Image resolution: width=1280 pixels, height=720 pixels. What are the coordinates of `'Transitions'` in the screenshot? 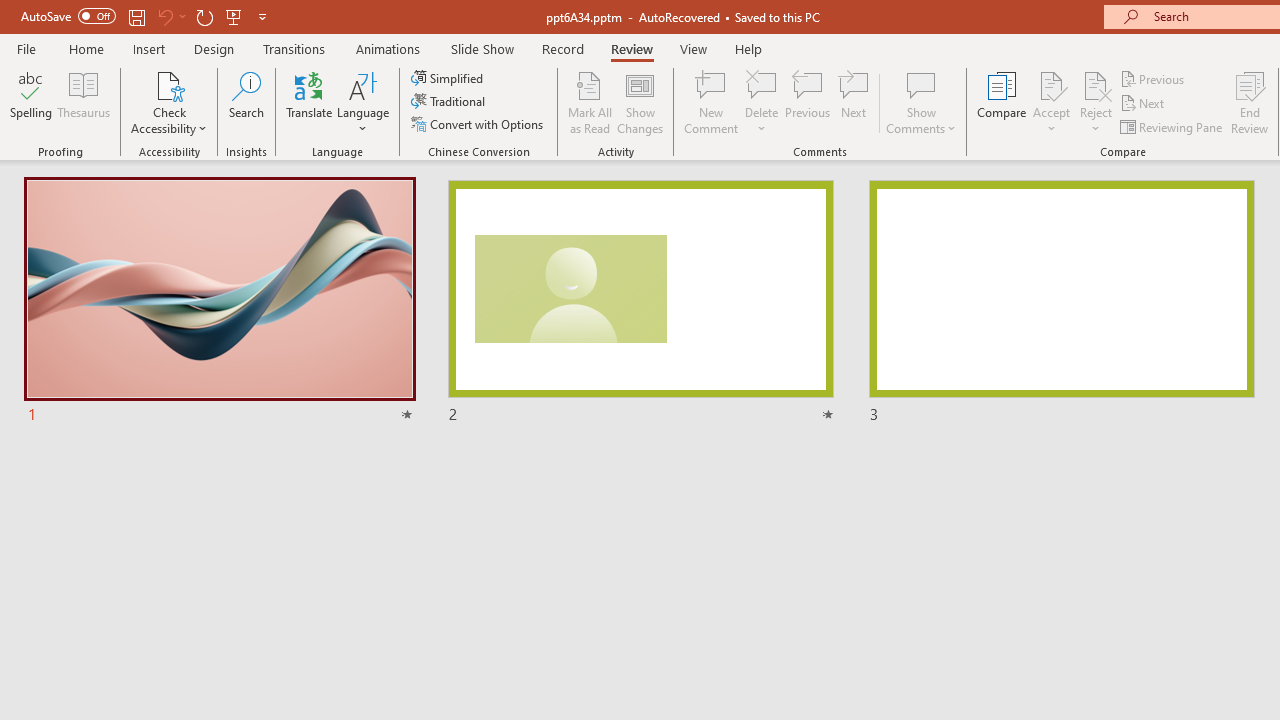 It's located at (294, 48).